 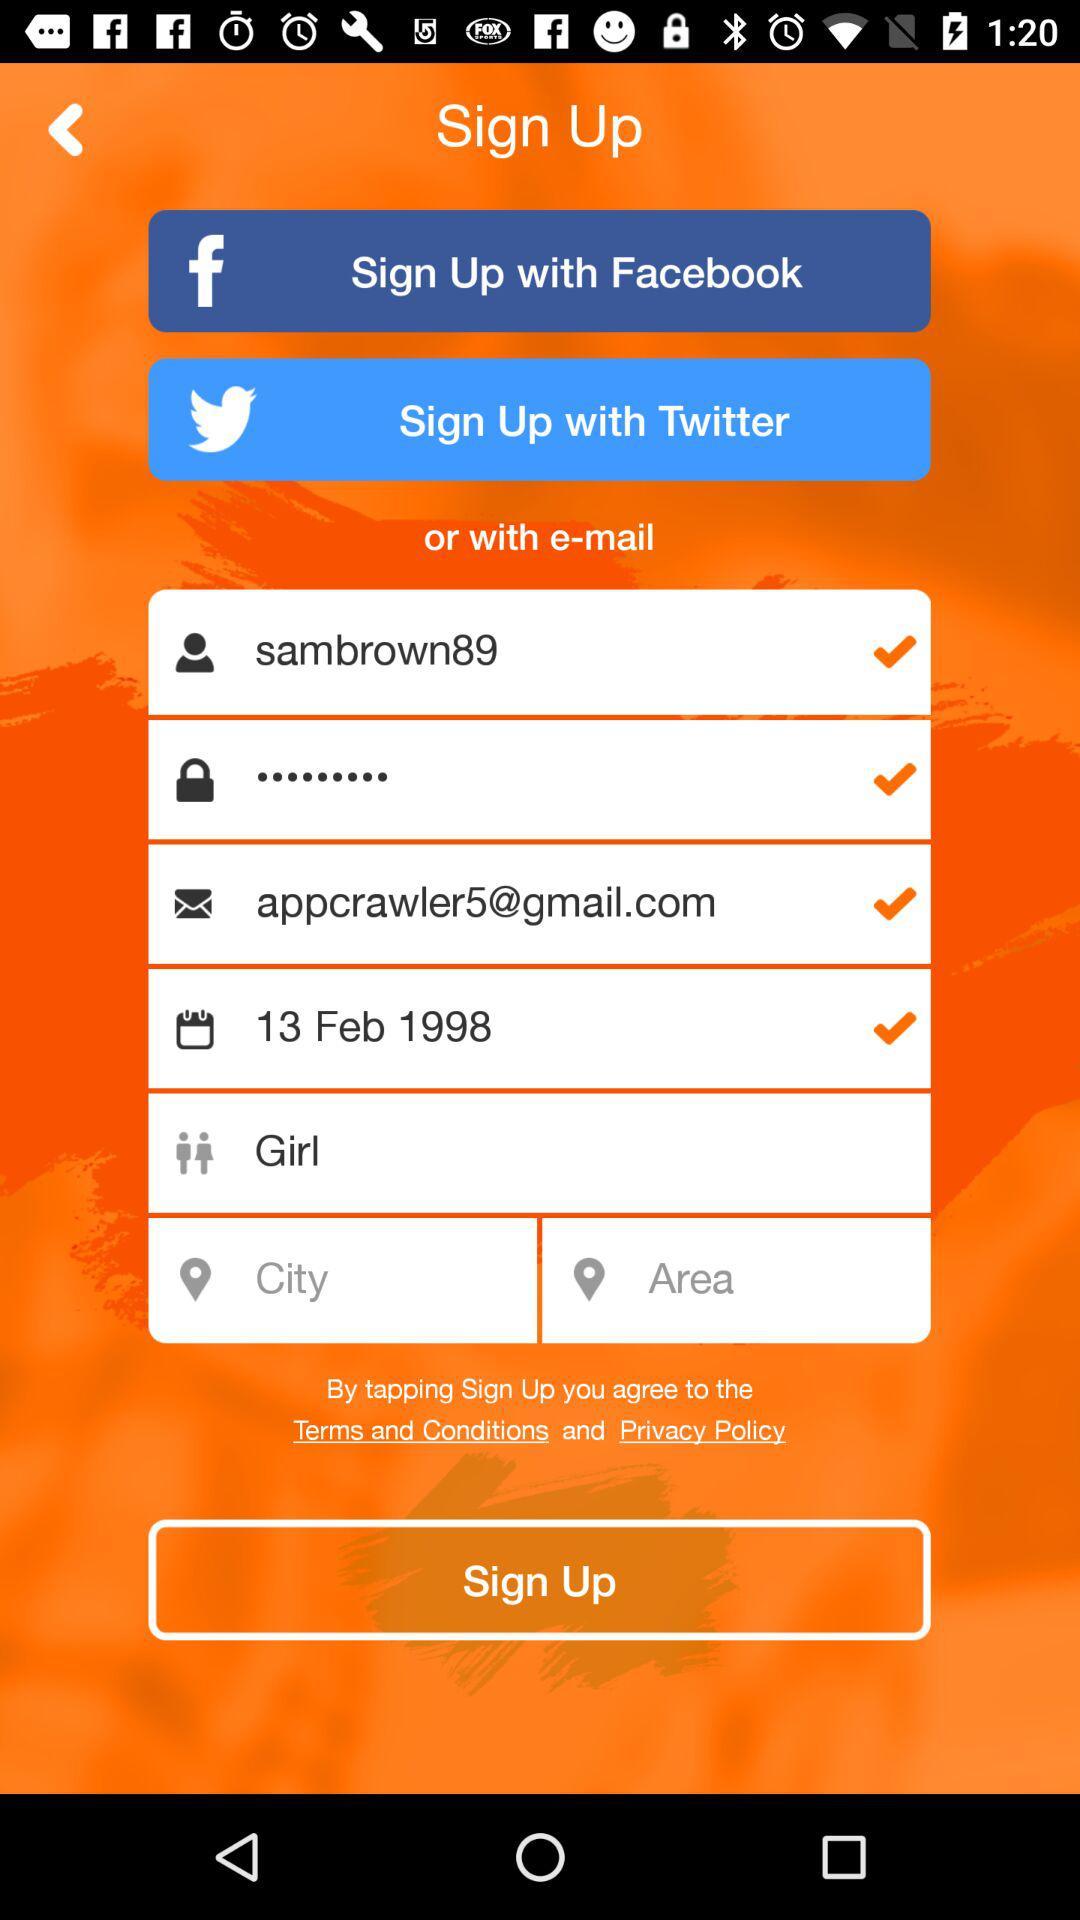 I want to click on the item next to the and icon, so click(x=420, y=1430).